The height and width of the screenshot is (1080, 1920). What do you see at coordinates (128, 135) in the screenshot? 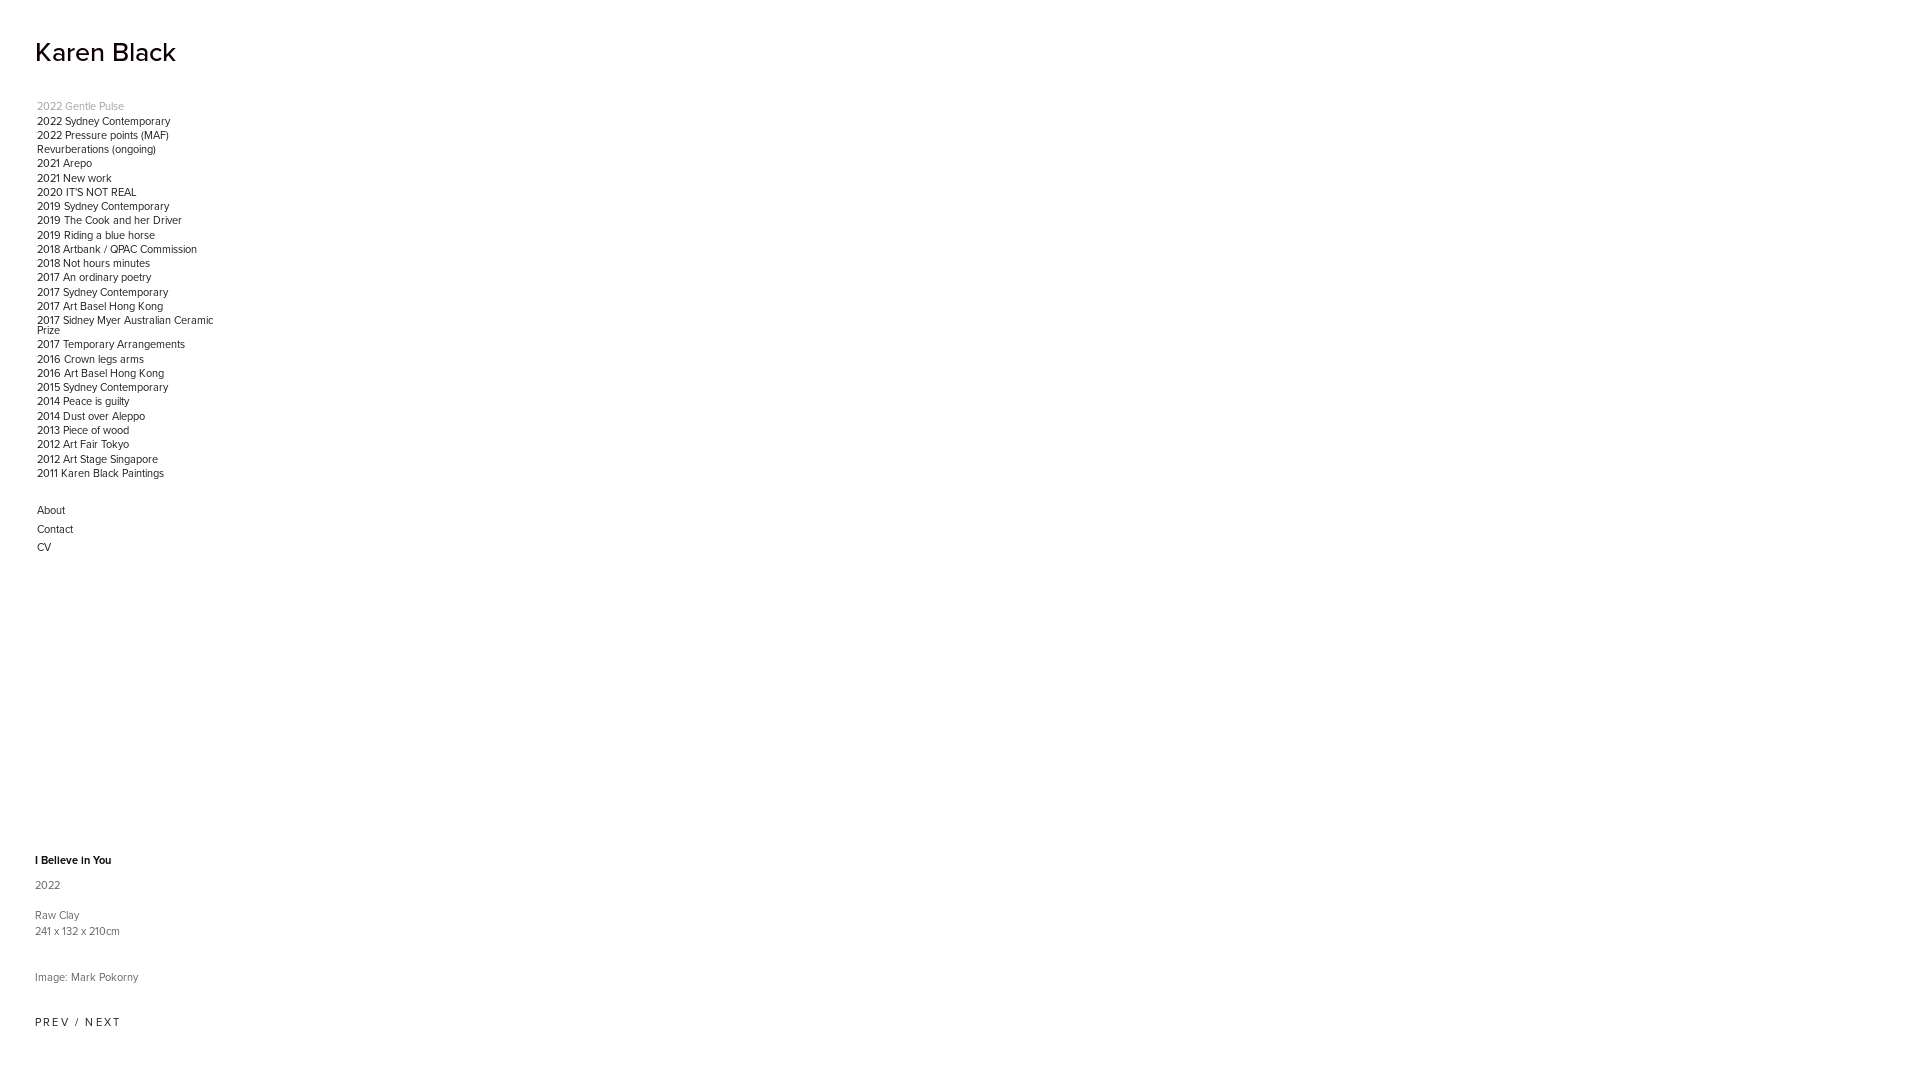
I see `'2022 Pressure points (MAF)'` at bounding box center [128, 135].